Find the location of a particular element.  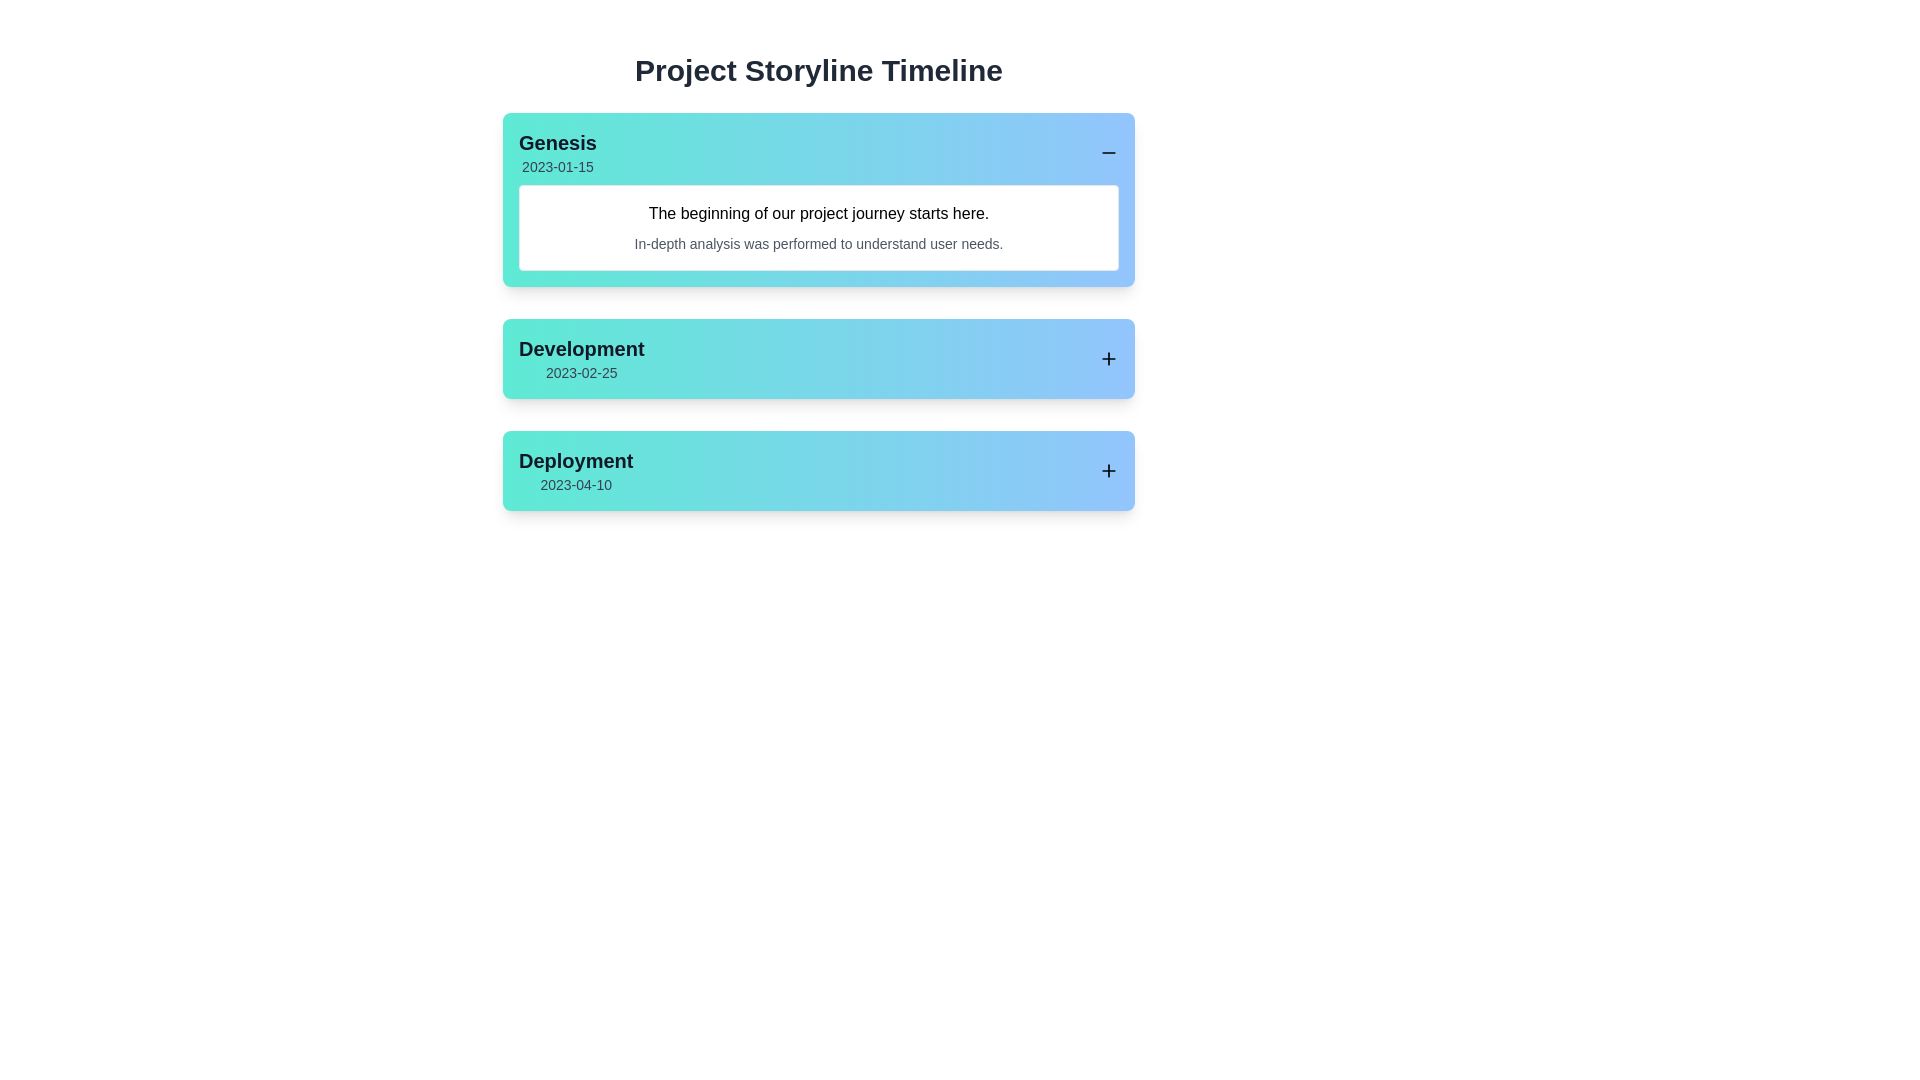

the timeline event label 'Development' which displays the date '2023-02-25', located in the middle card of a vertical stack in the timeline layout is located at coordinates (580, 357).